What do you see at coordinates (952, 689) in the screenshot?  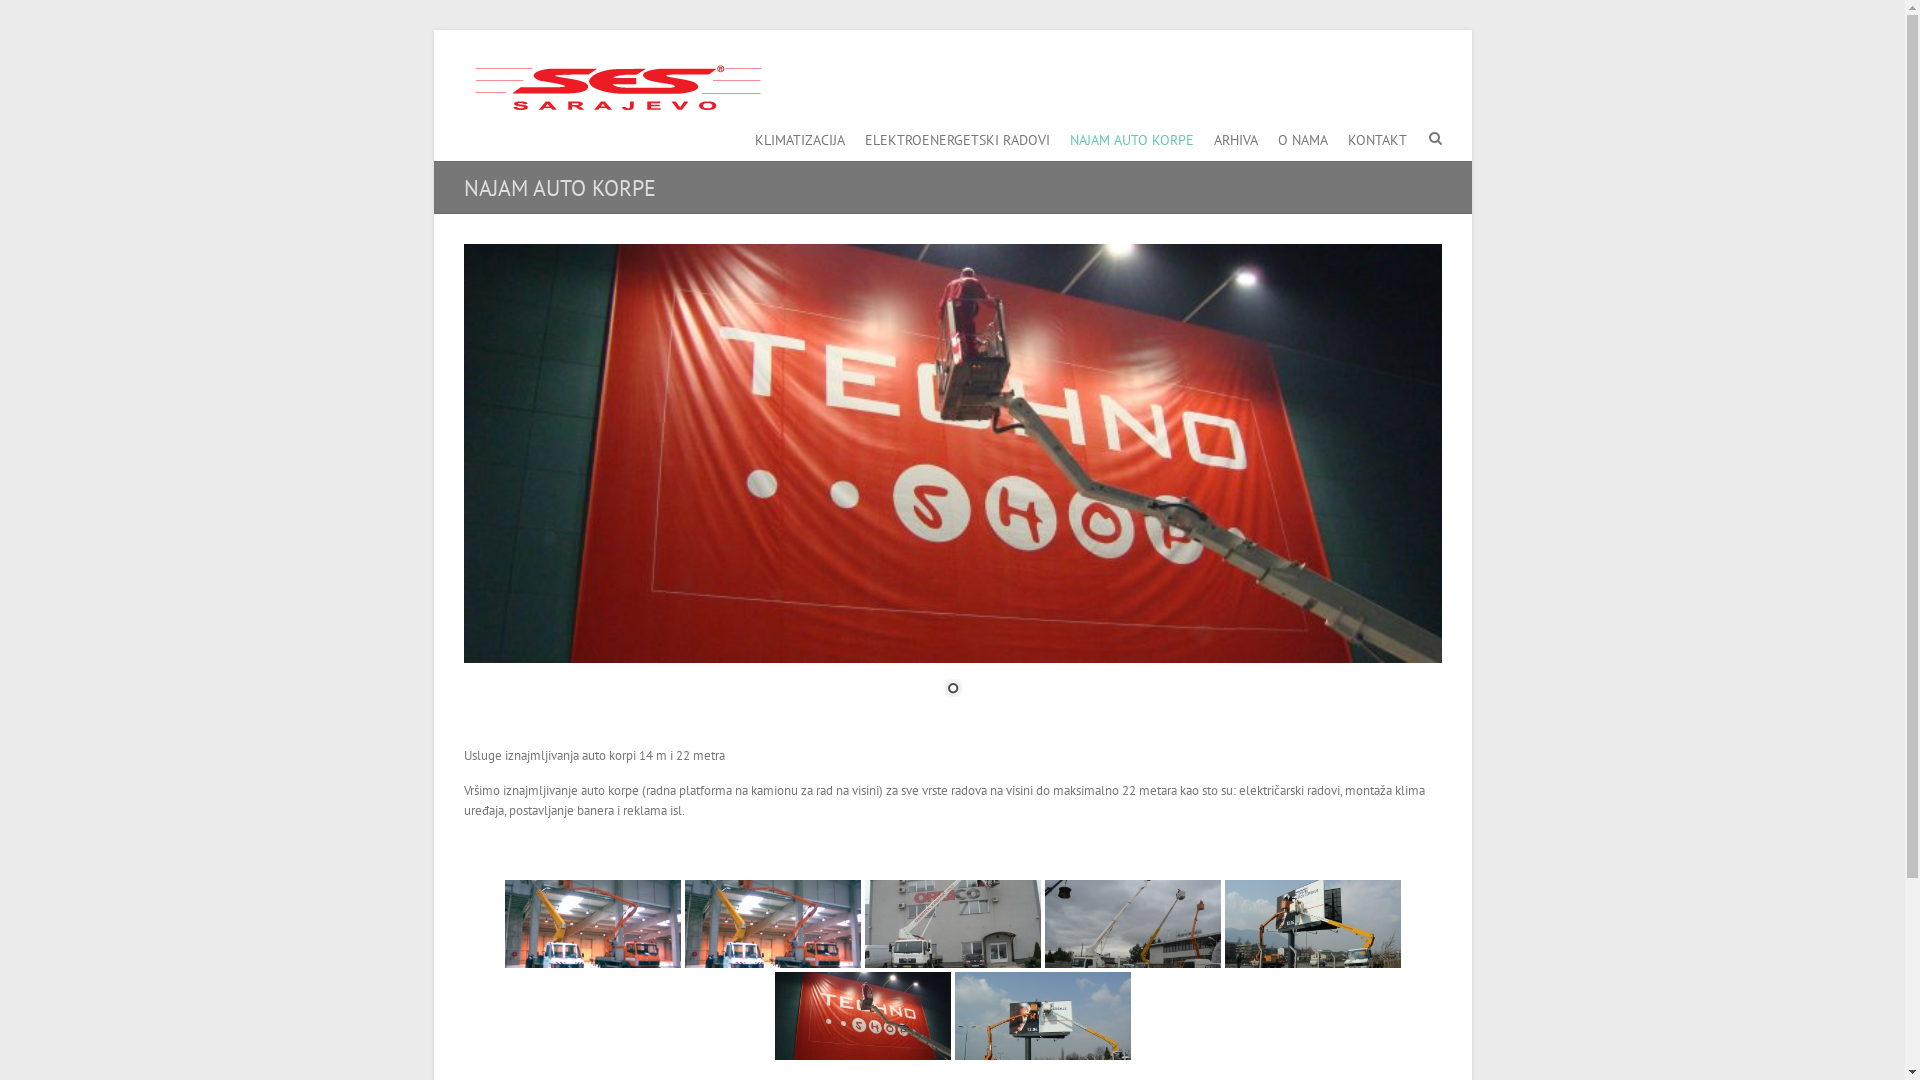 I see `'1'` at bounding box center [952, 689].